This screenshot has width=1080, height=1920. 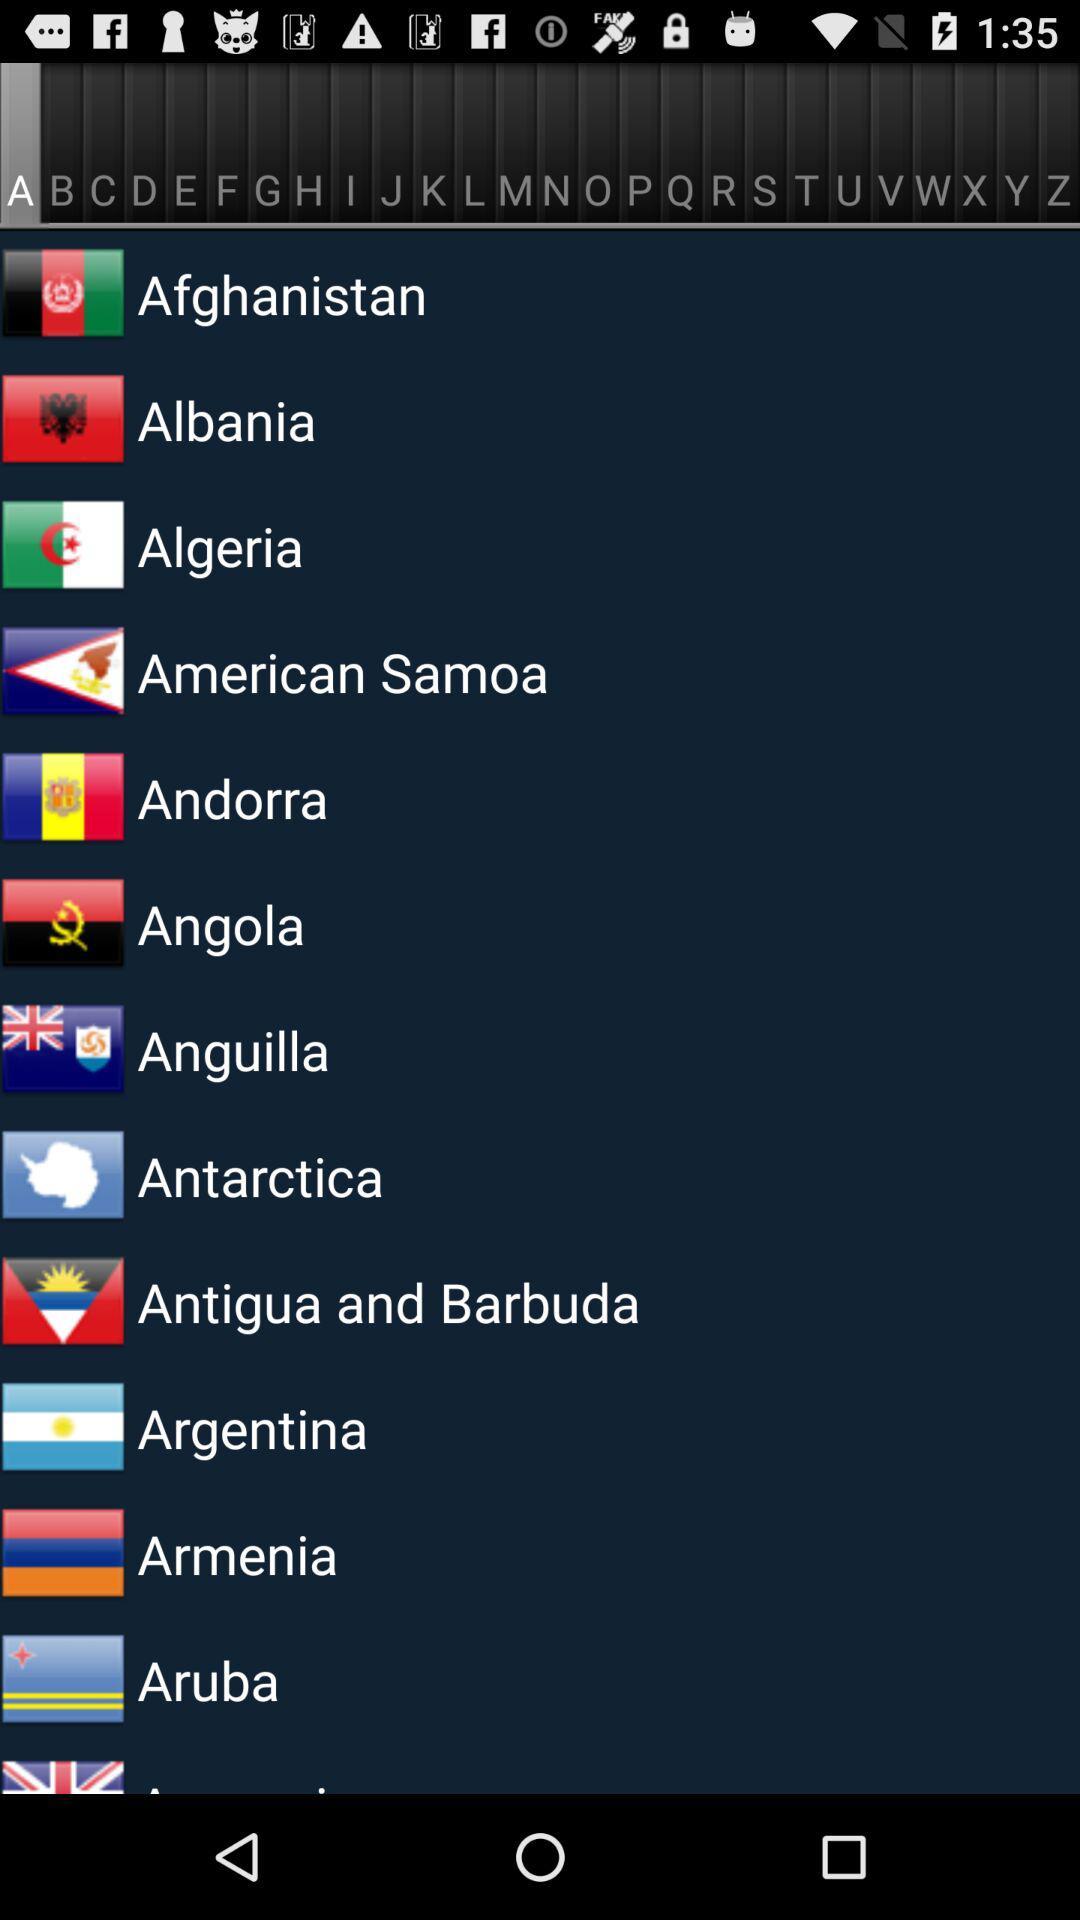 I want to click on the national_flag icon, so click(x=61, y=854).